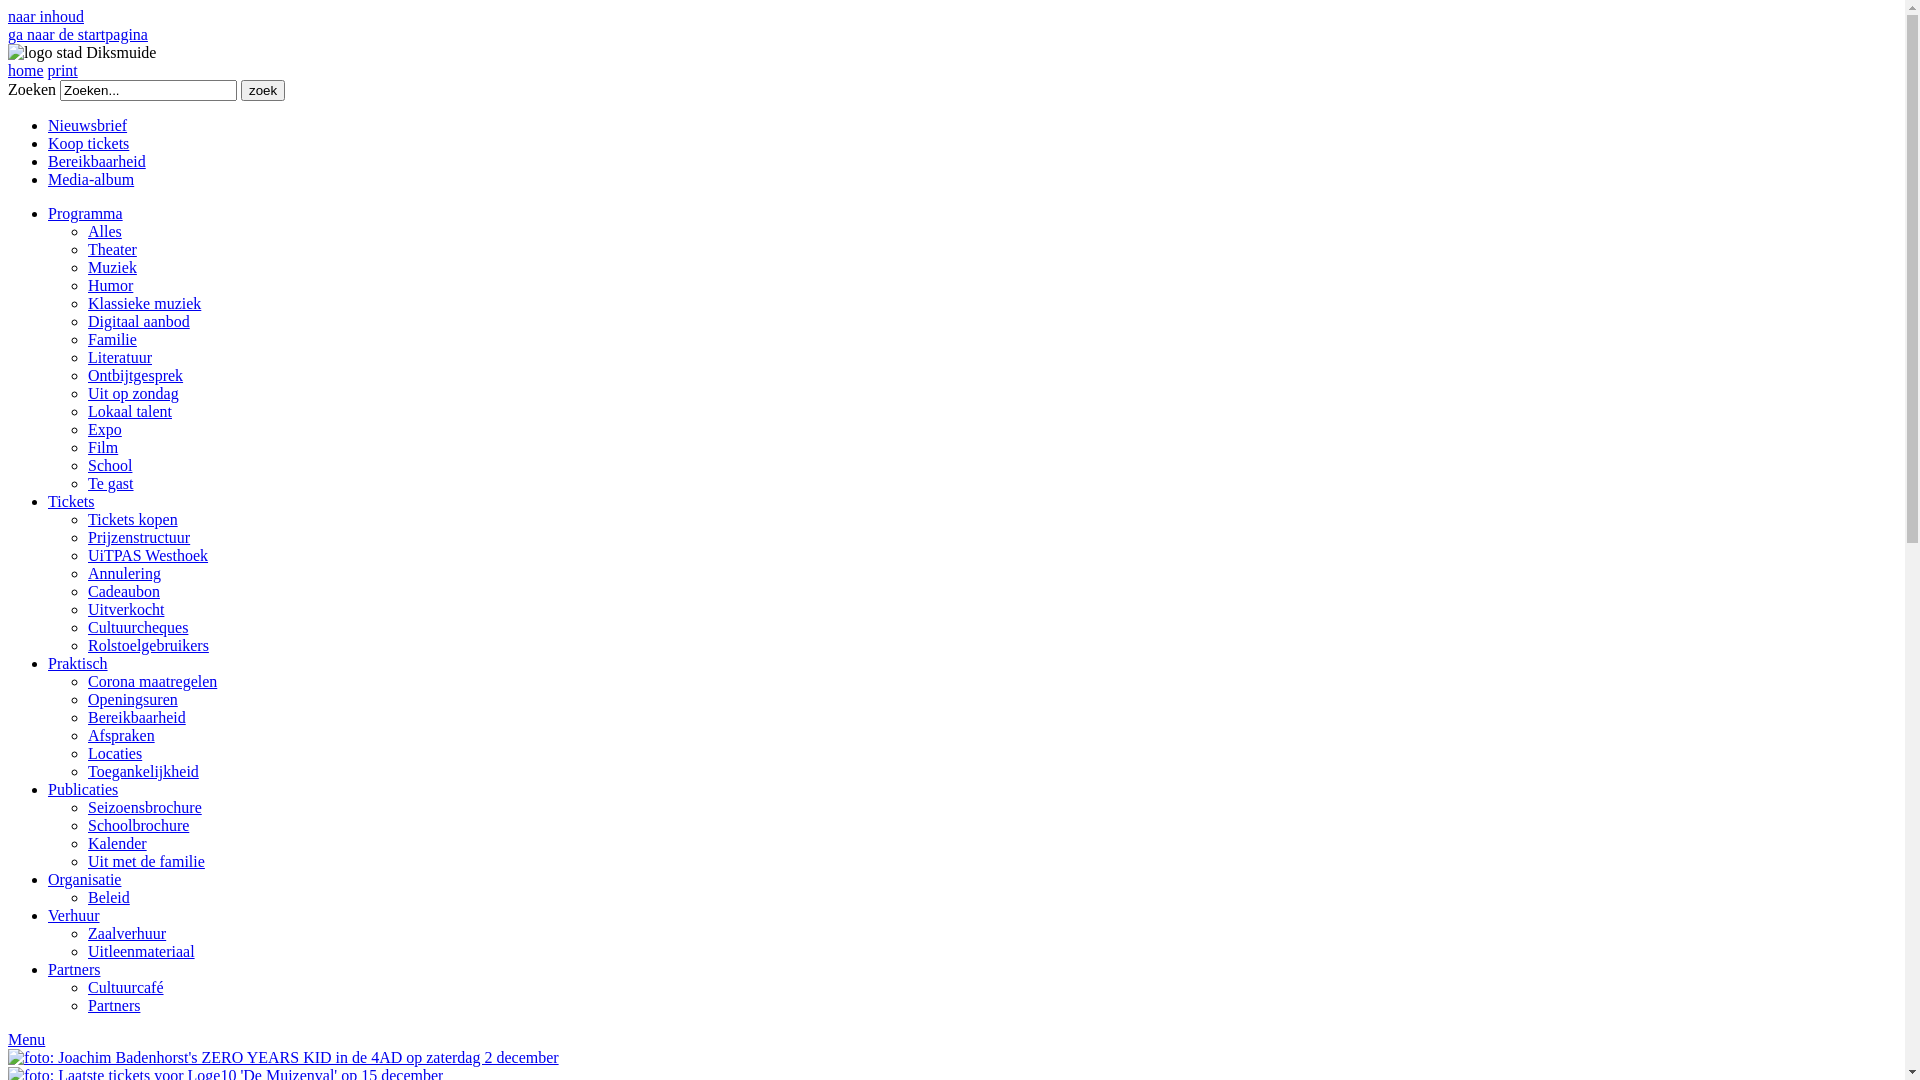 The image size is (1920, 1080). I want to click on 'Afspraken', so click(120, 735).